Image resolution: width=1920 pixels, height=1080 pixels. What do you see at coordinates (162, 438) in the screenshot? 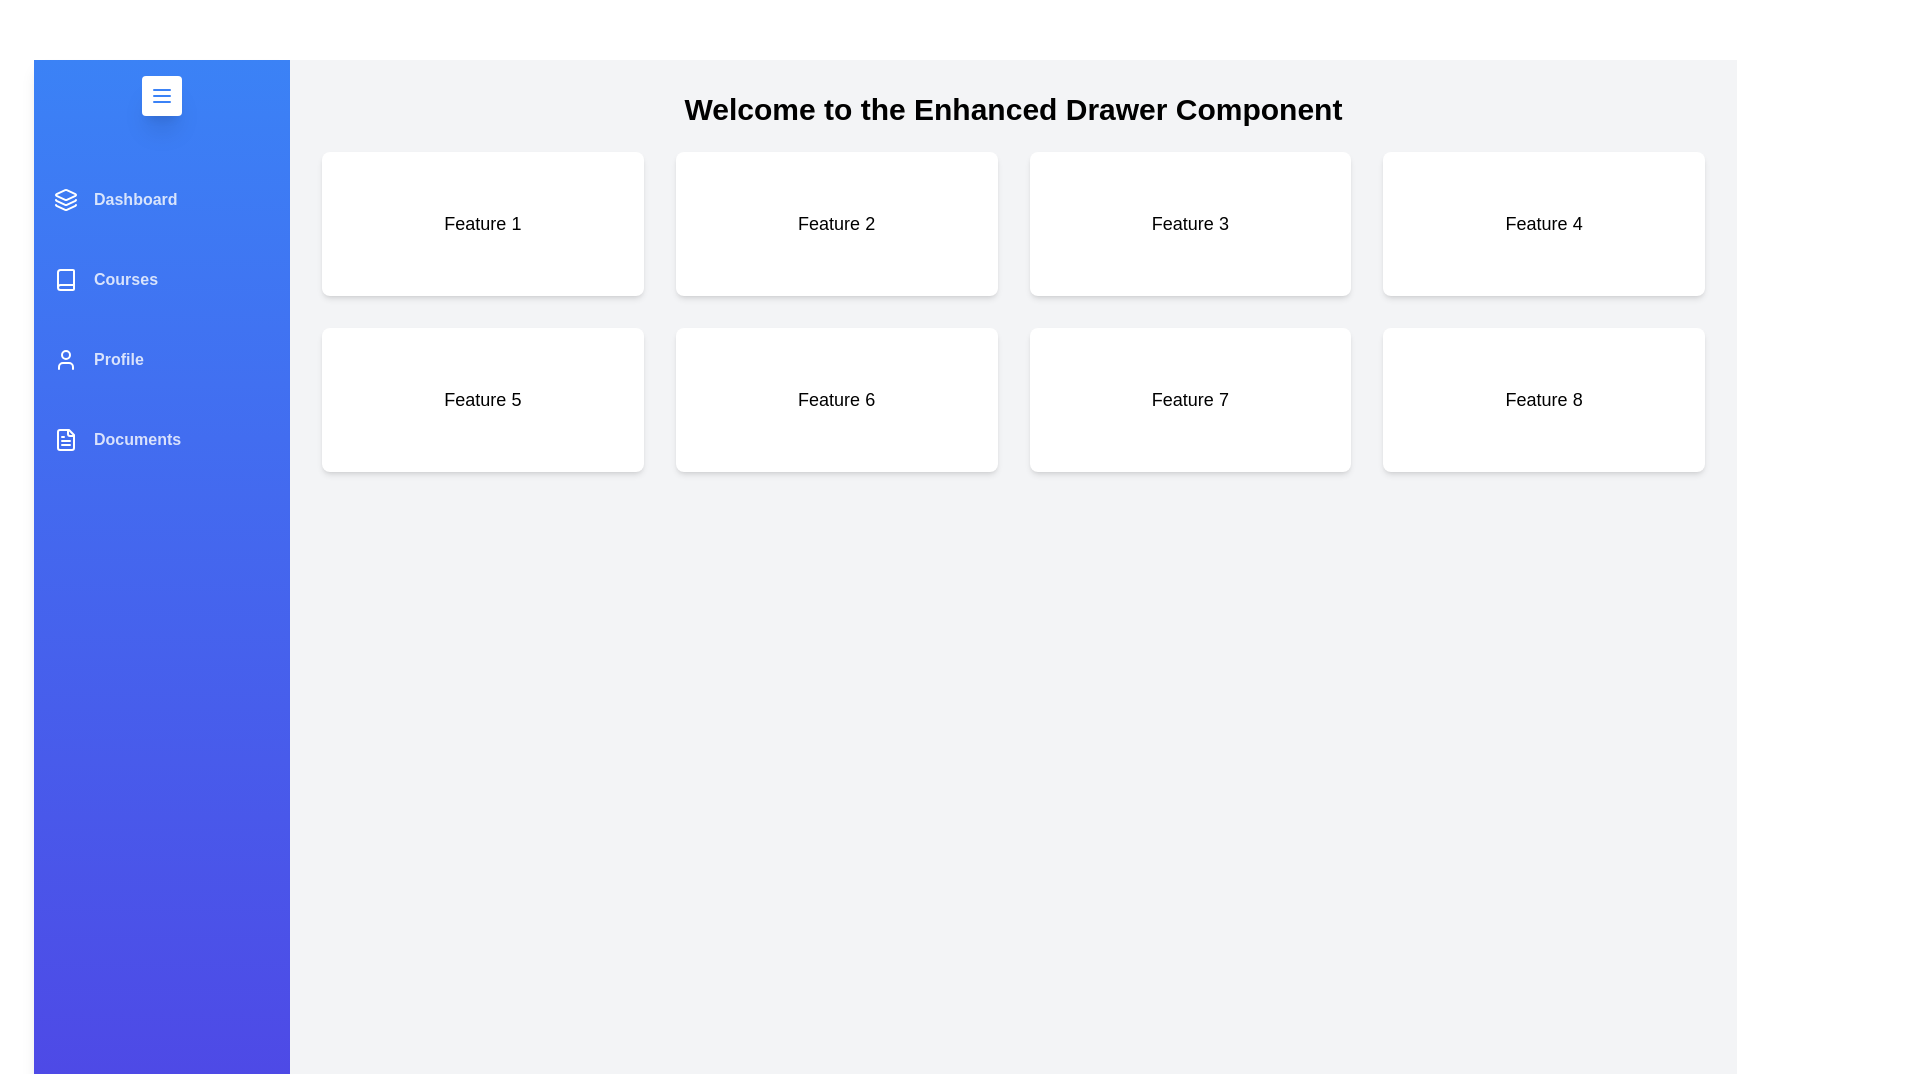
I see `the menu item Documents from the drawer` at bounding box center [162, 438].